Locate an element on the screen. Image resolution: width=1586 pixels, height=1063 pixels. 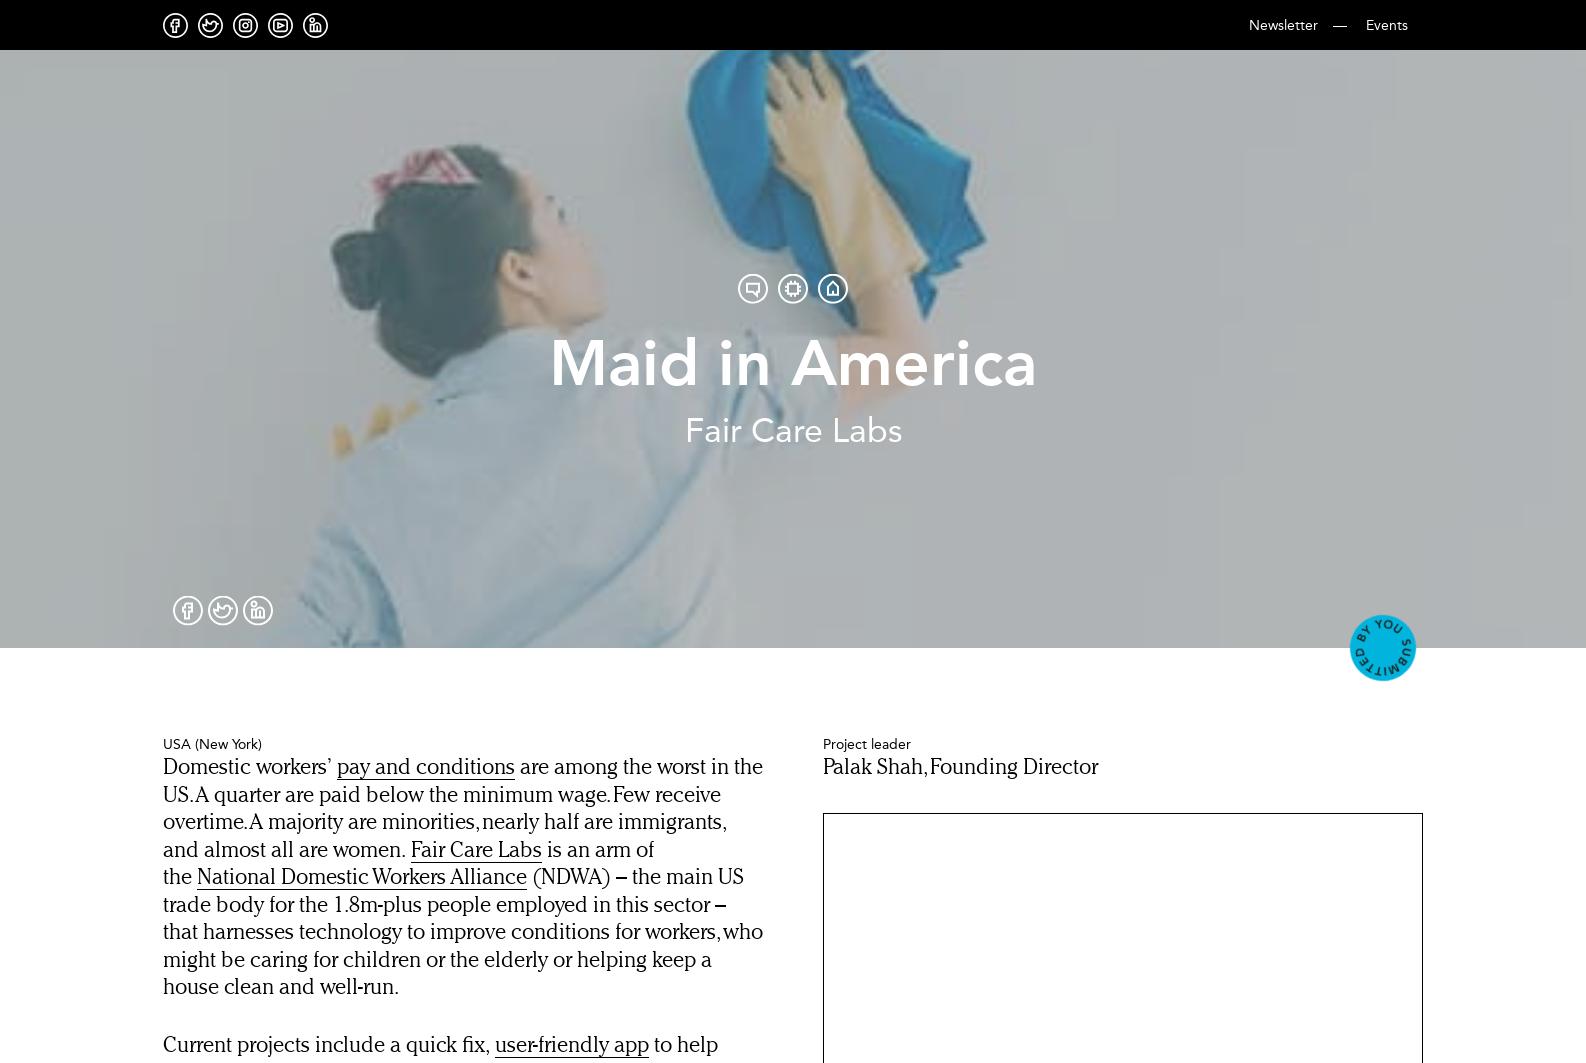
'National Domestic Workers Alliance' is located at coordinates (361, 877).